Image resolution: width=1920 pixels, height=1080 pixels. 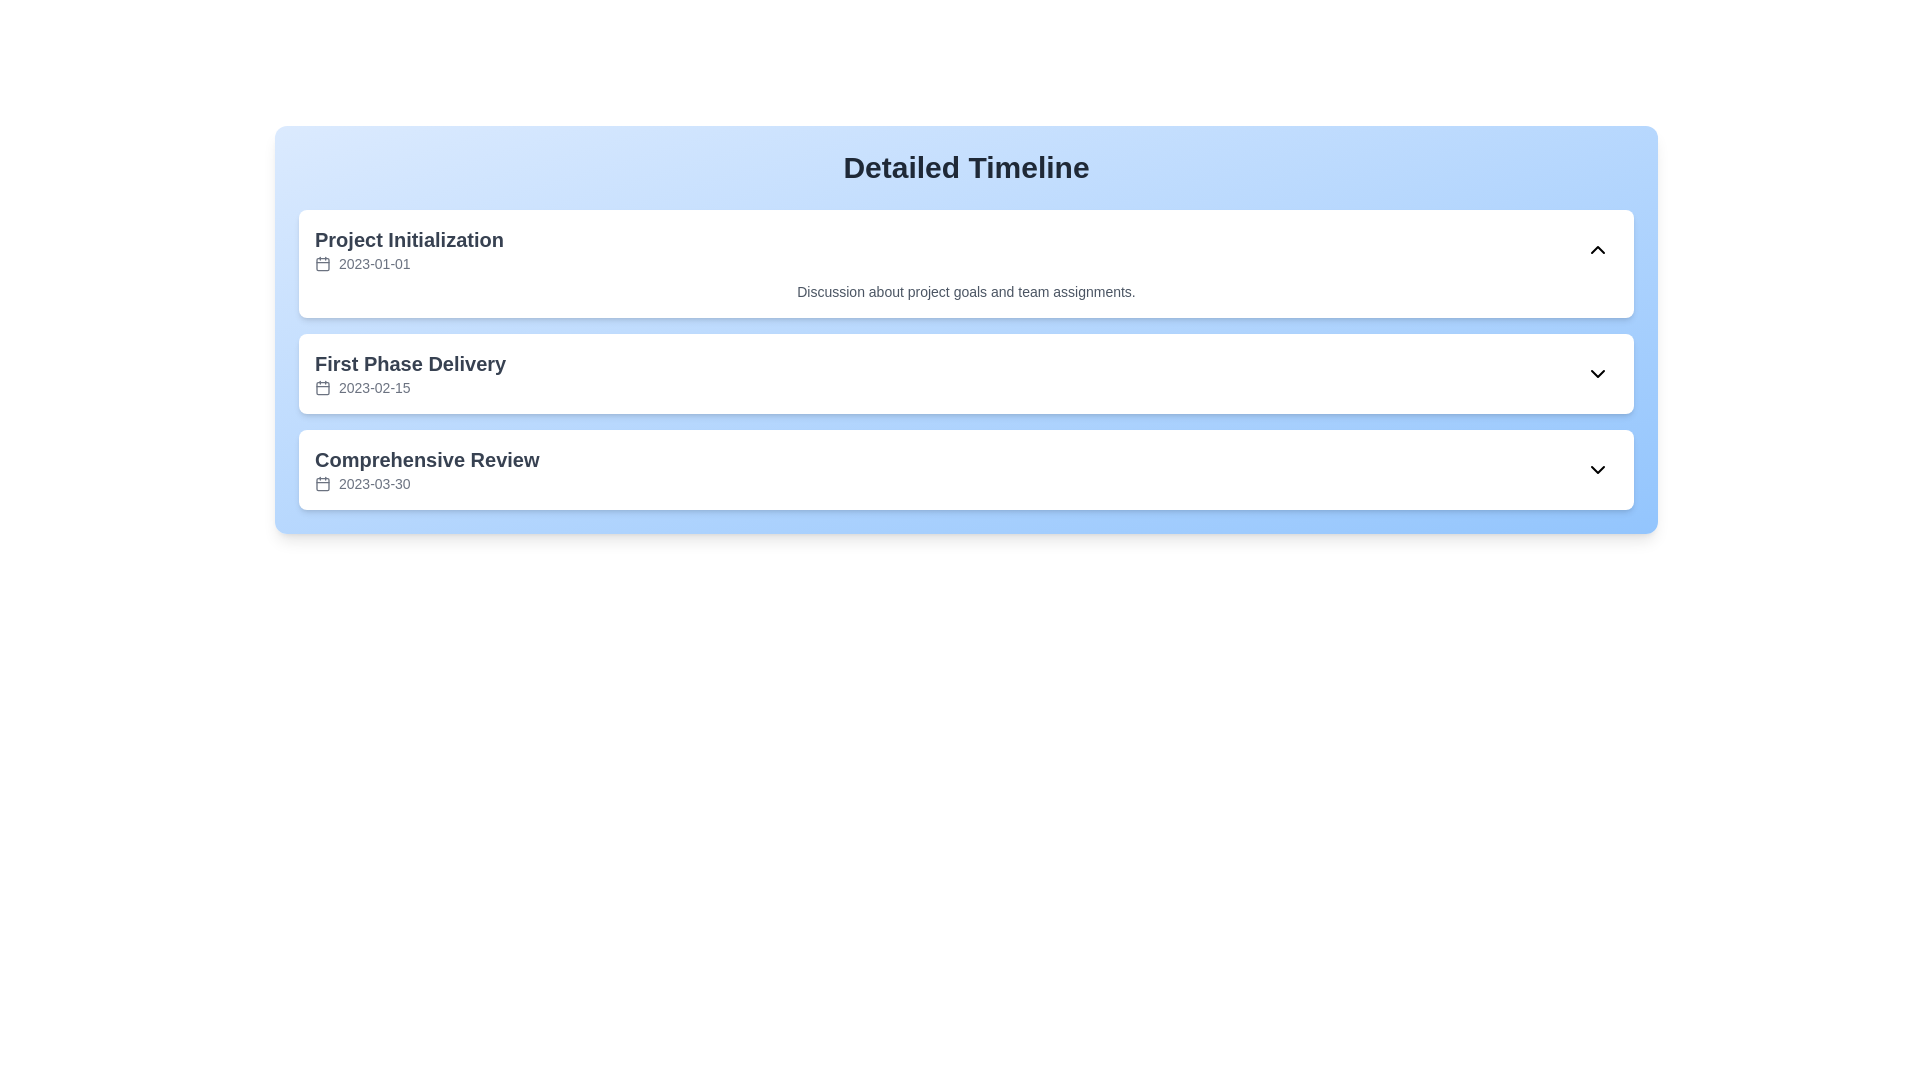 I want to click on the Static text label that serves as a title for the third timeline entry, which is positioned above the date '2023-03-30' and aligned to the left, so click(x=426, y=459).